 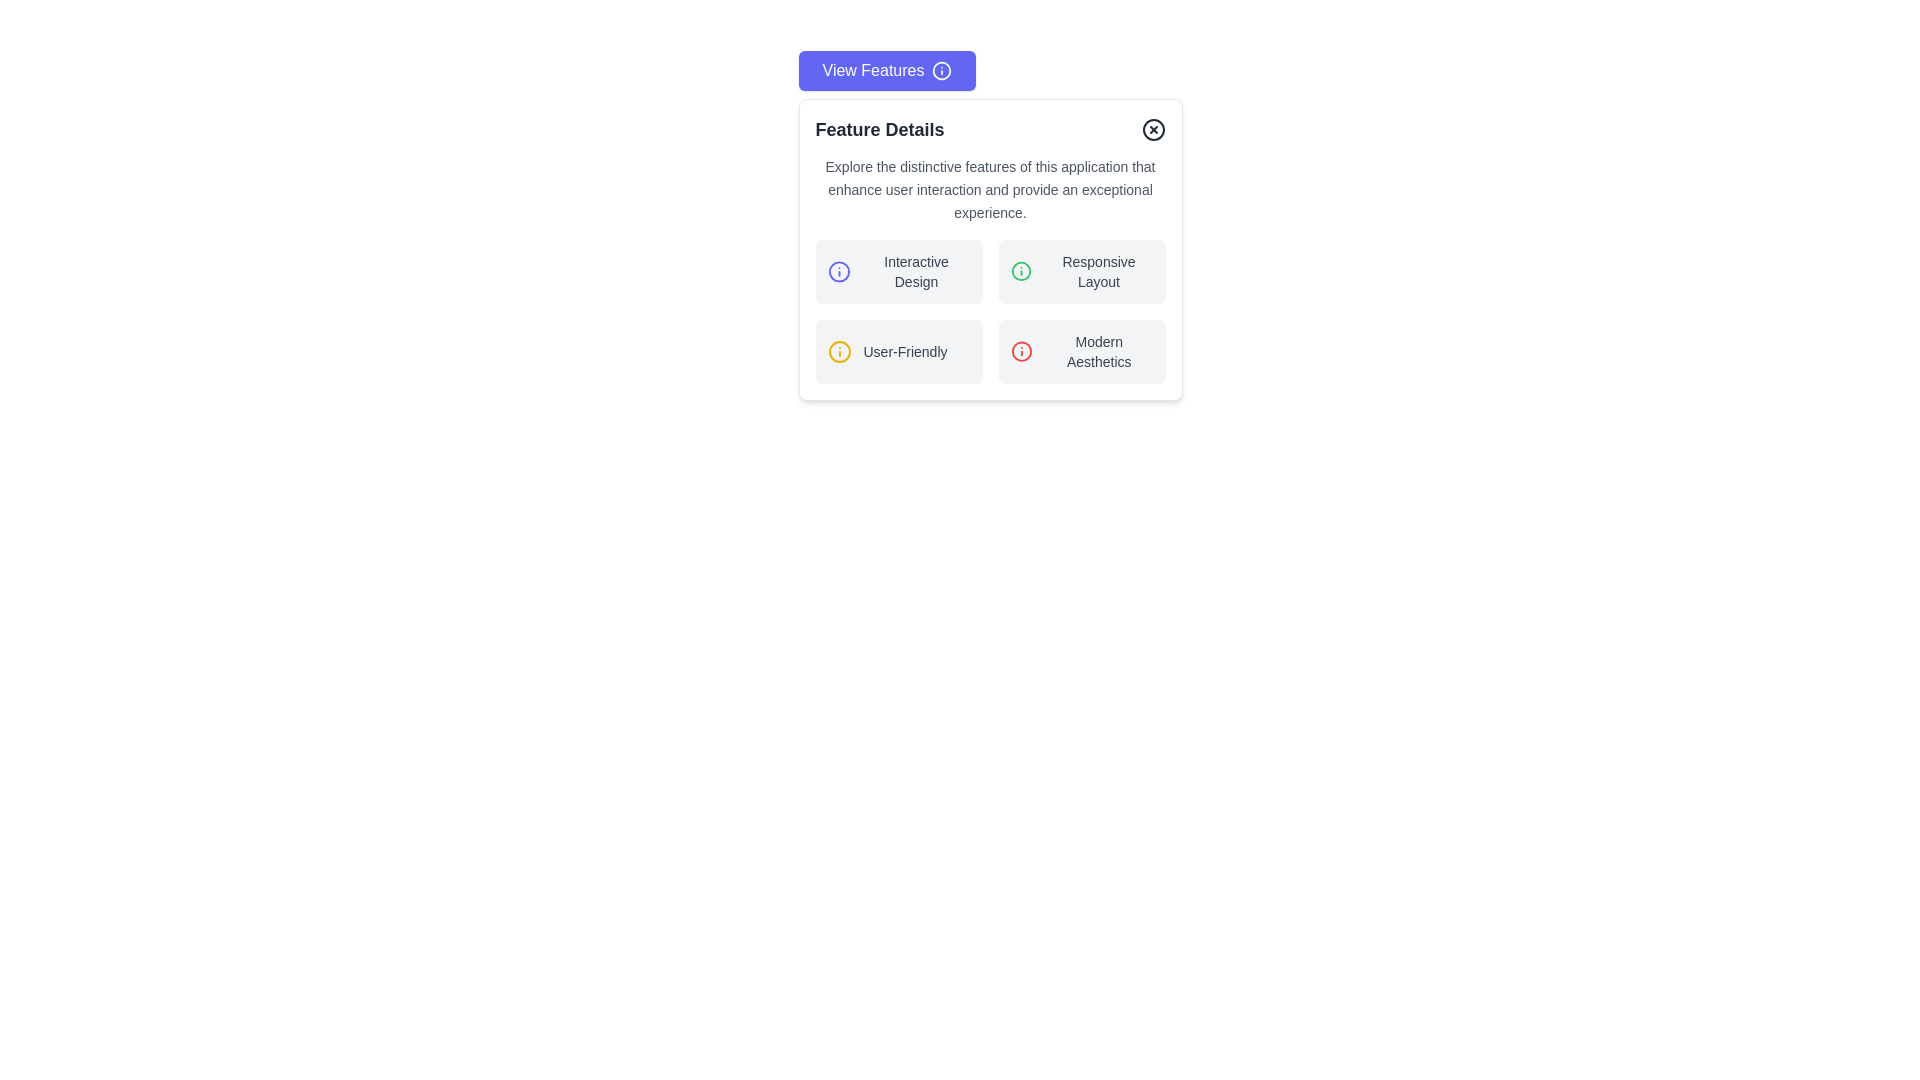 I want to click on the circular information icon with a yellow outline located to the left of the text 'User-Friendly' in the features widget, so click(x=839, y=351).